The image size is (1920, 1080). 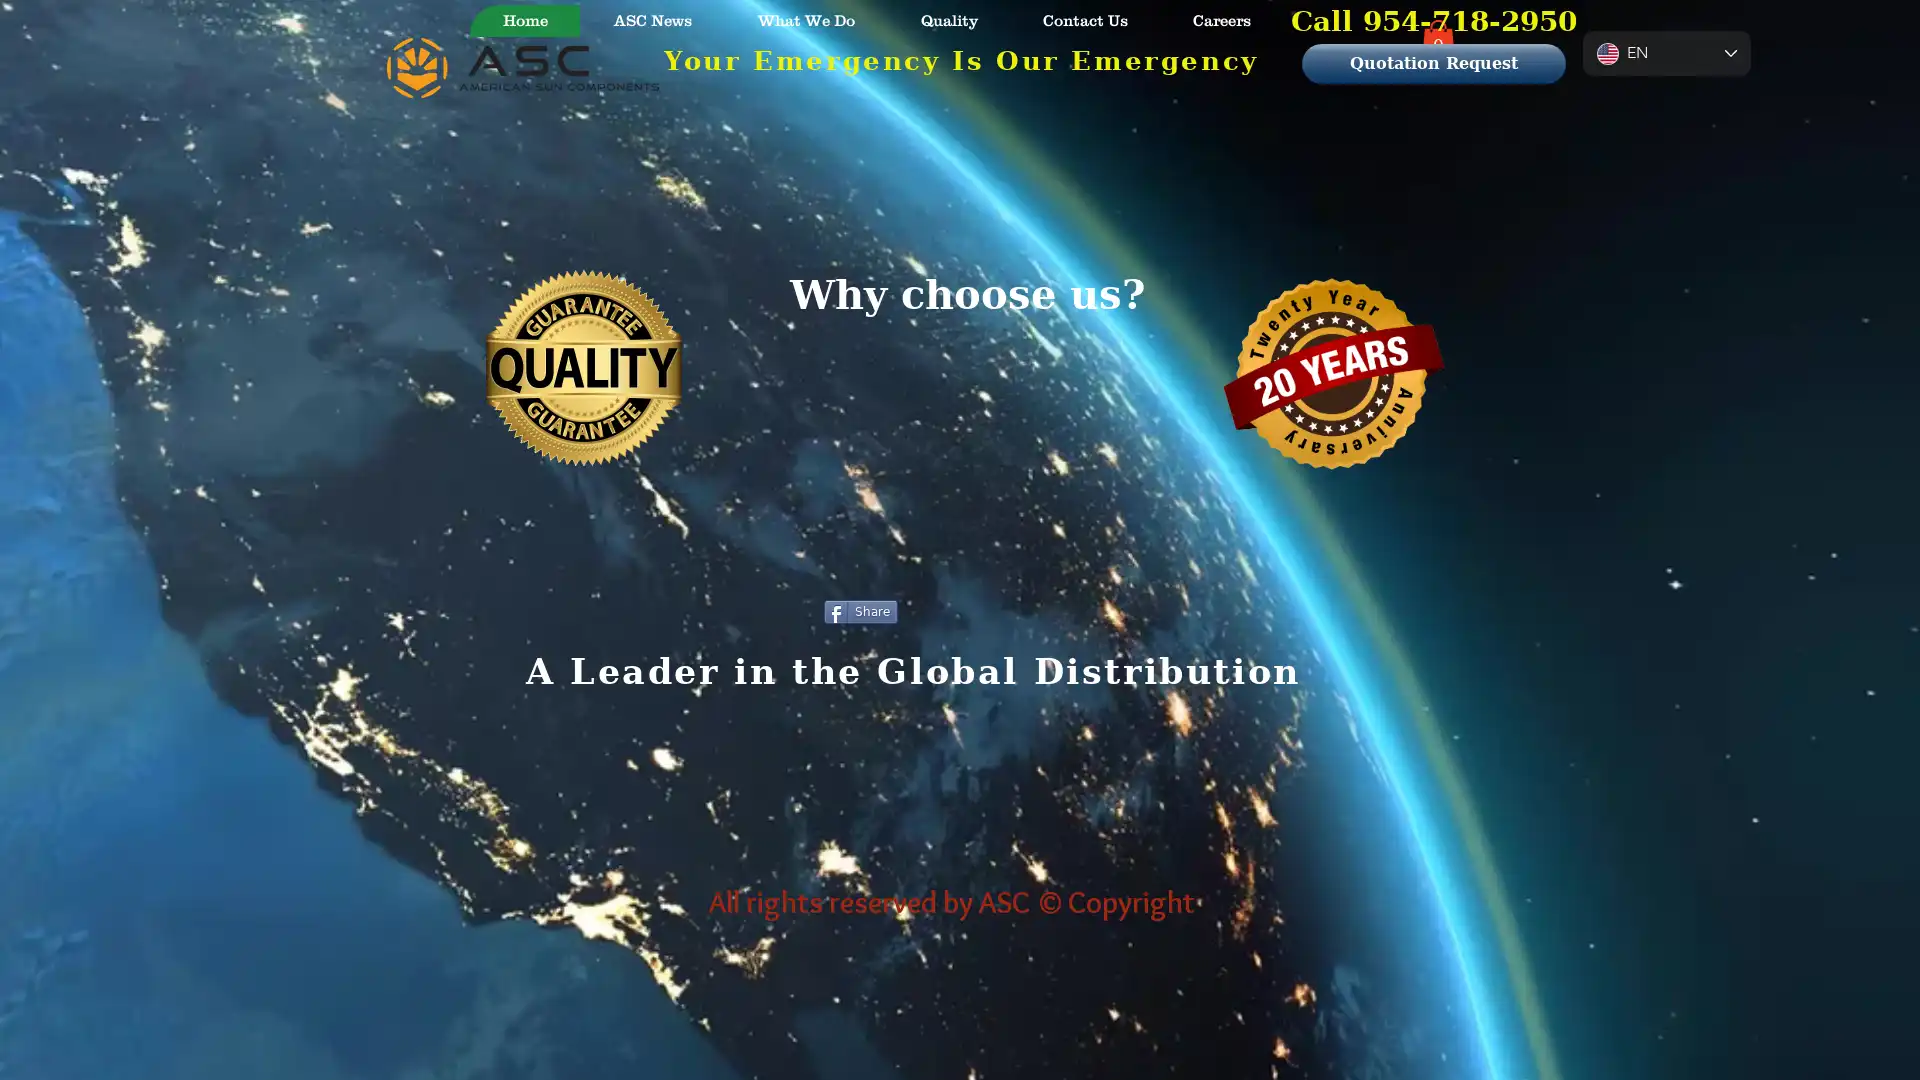 What do you see at coordinates (1437, 41) in the screenshot?
I see `Cart with 0 items` at bounding box center [1437, 41].